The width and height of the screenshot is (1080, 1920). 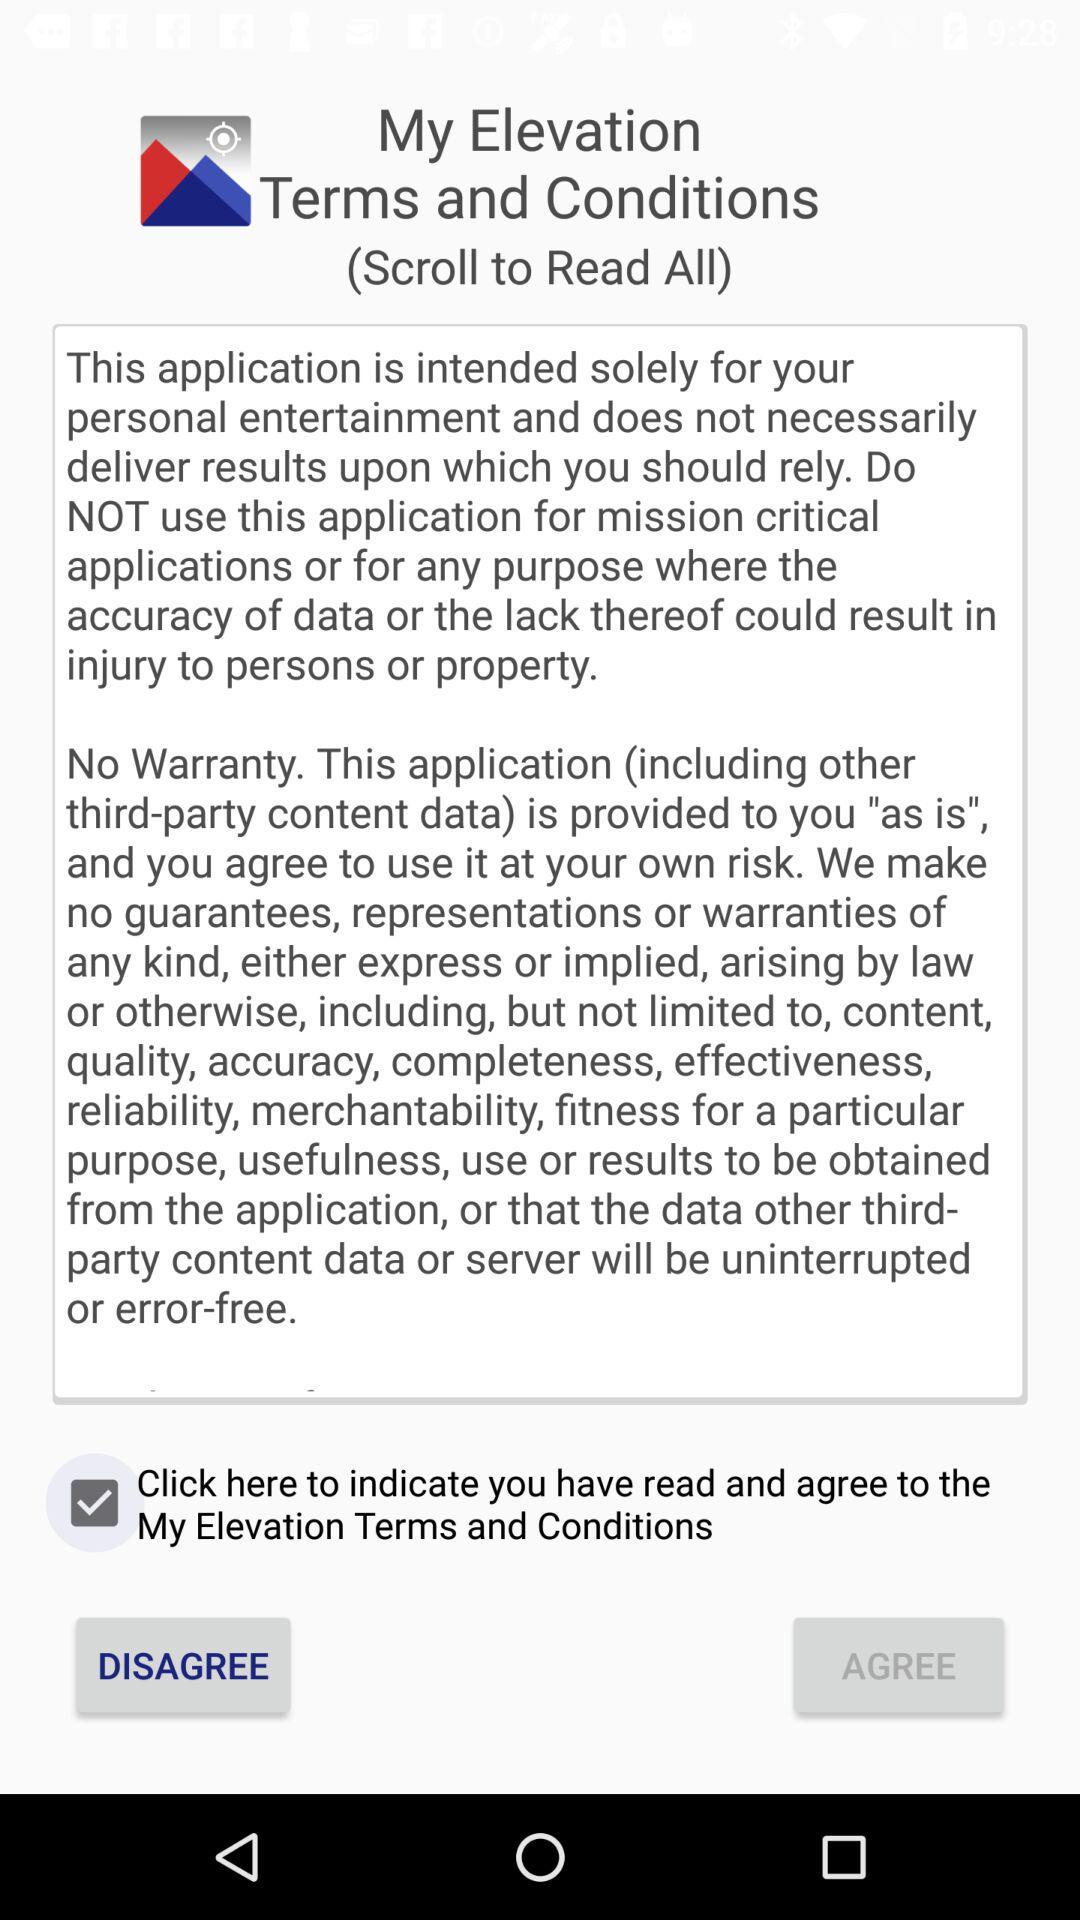 What do you see at coordinates (540, 1503) in the screenshot?
I see `the item below the this application is` at bounding box center [540, 1503].